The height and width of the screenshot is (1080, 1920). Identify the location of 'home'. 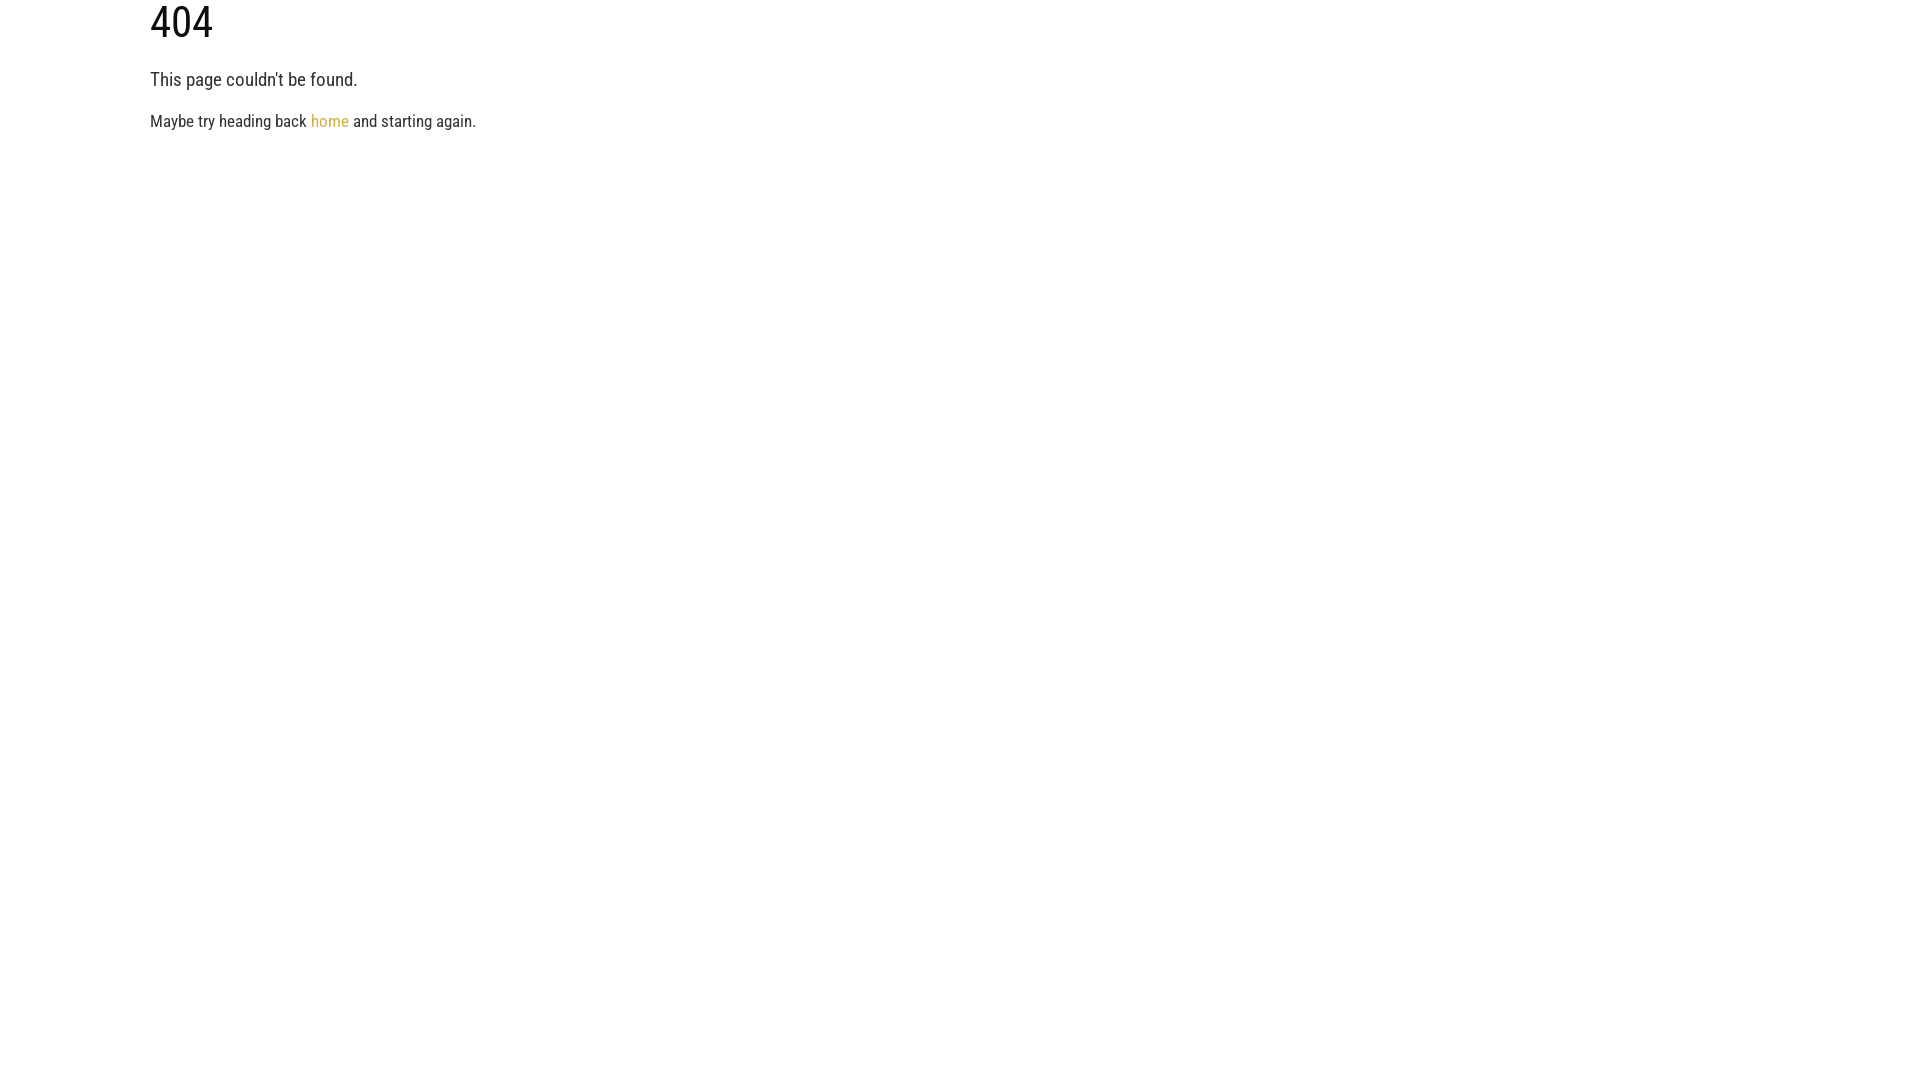
(310, 120).